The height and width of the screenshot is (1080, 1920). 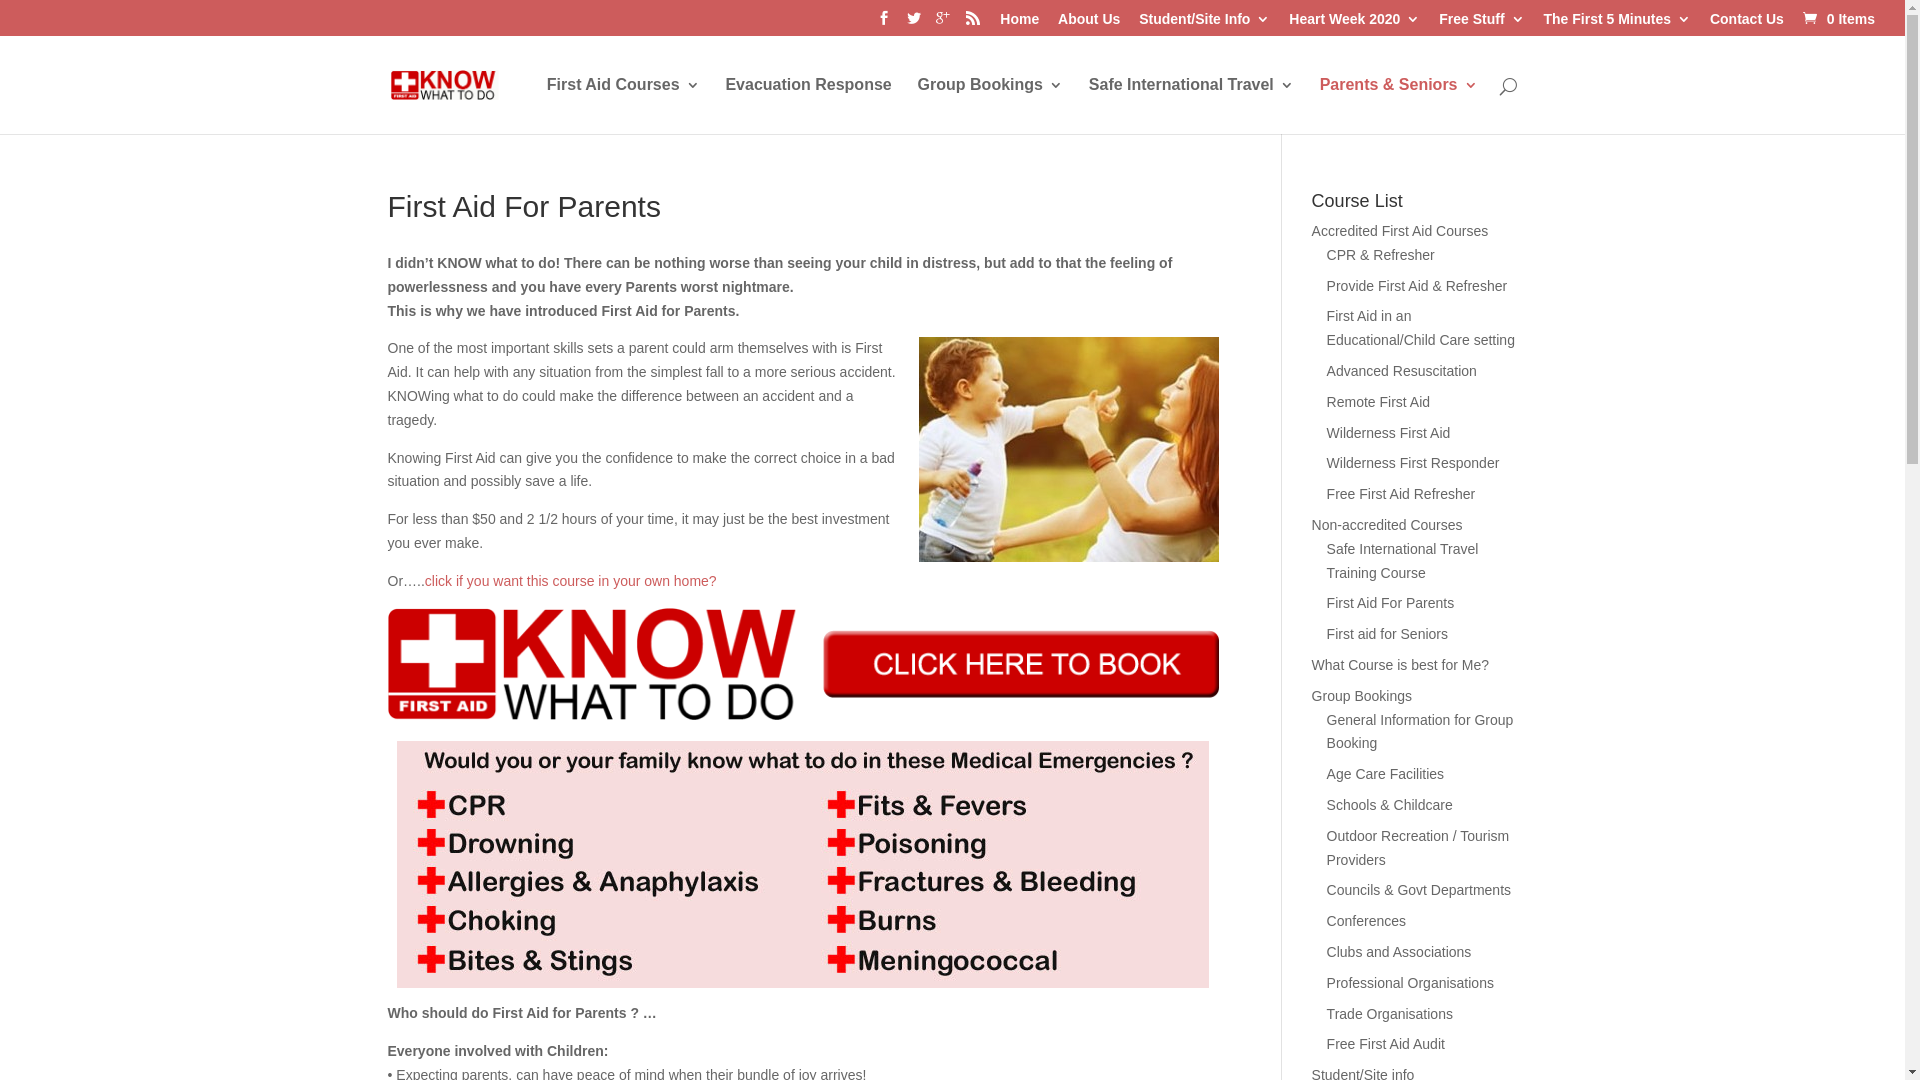 What do you see at coordinates (1417, 848) in the screenshot?
I see `'Outdoor Recreation / Tourism Providers'` at bounding box center [1417, 848].